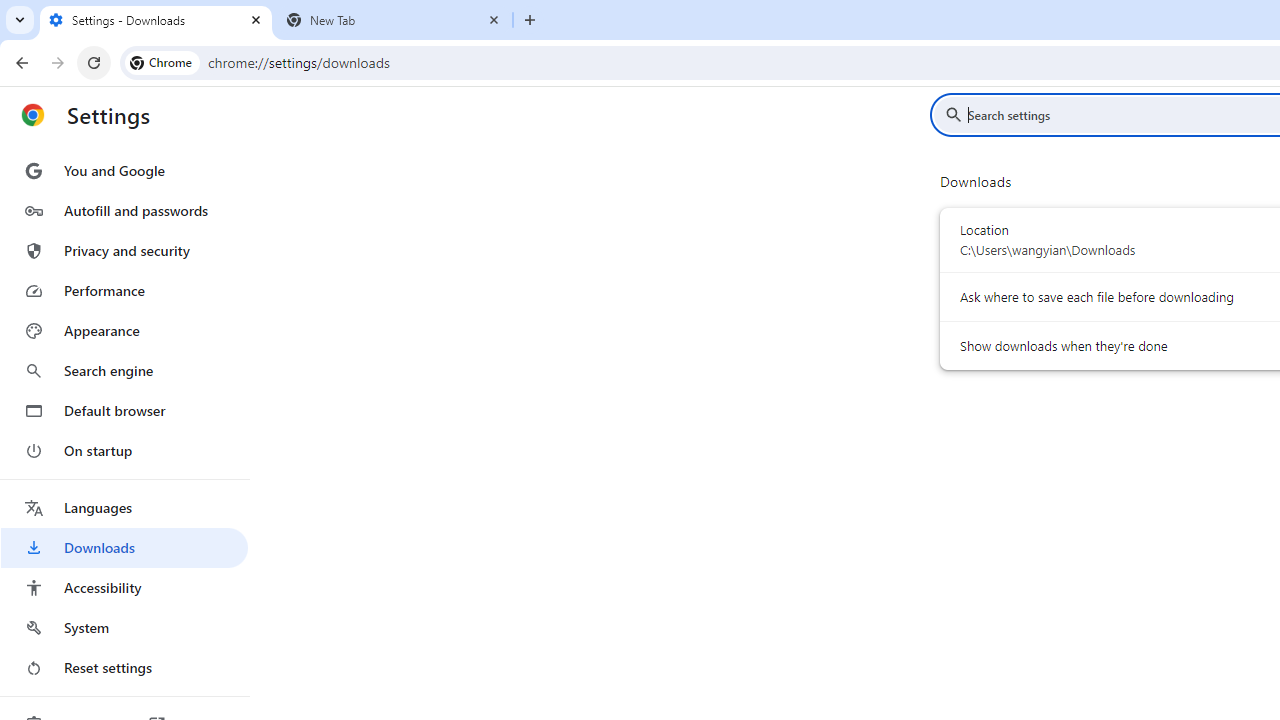 This screenshot has height=720, width=1280. What do you see at coordinates (123, 410) in the screenshot?
I see `'Default browser'` at bounding box center [123, 410].